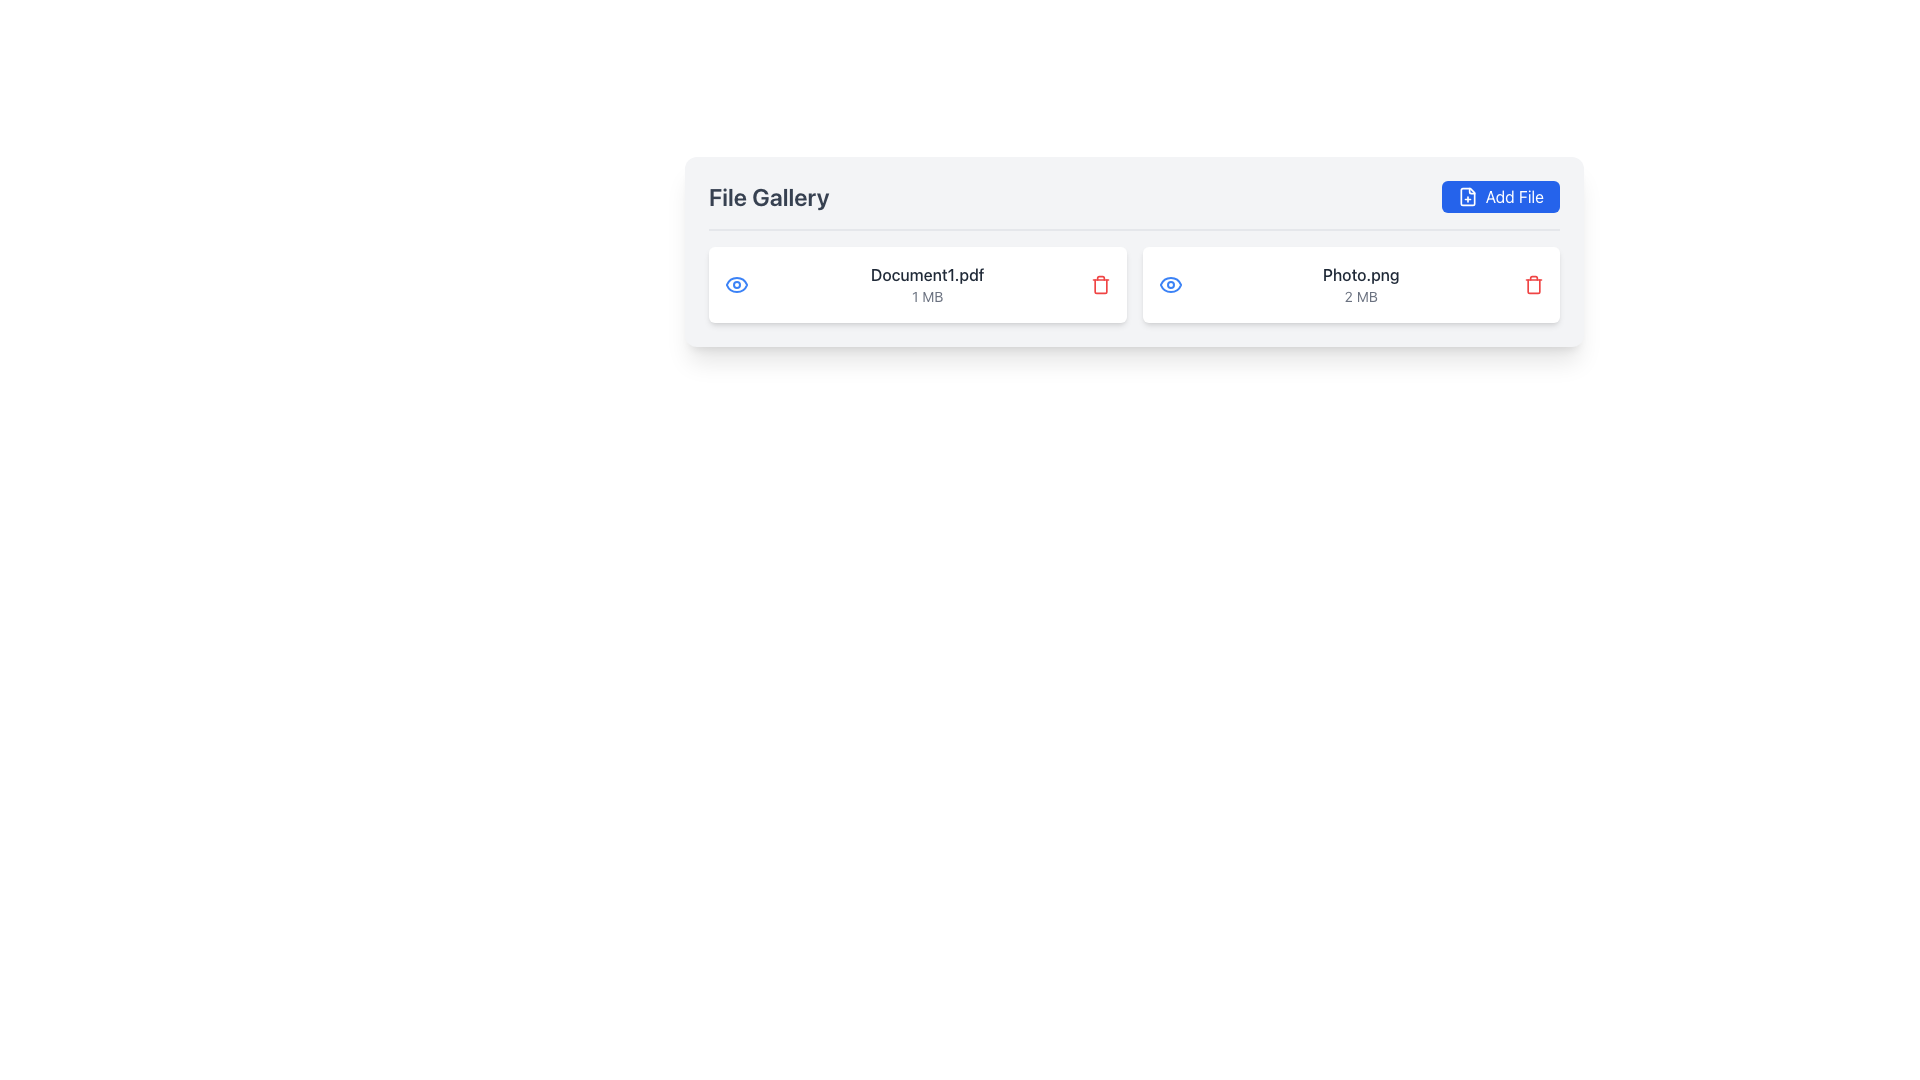 This screenshot has height=1080, width=1920. What do you see at coordinates (1360, 285) in the screenshot?
I see `text content of the file identification label displaying 'Photo.png' and its size '2 MB', which is centered between a blue eye icon and a red trash bin icon` at bounding box center [1360, 285].